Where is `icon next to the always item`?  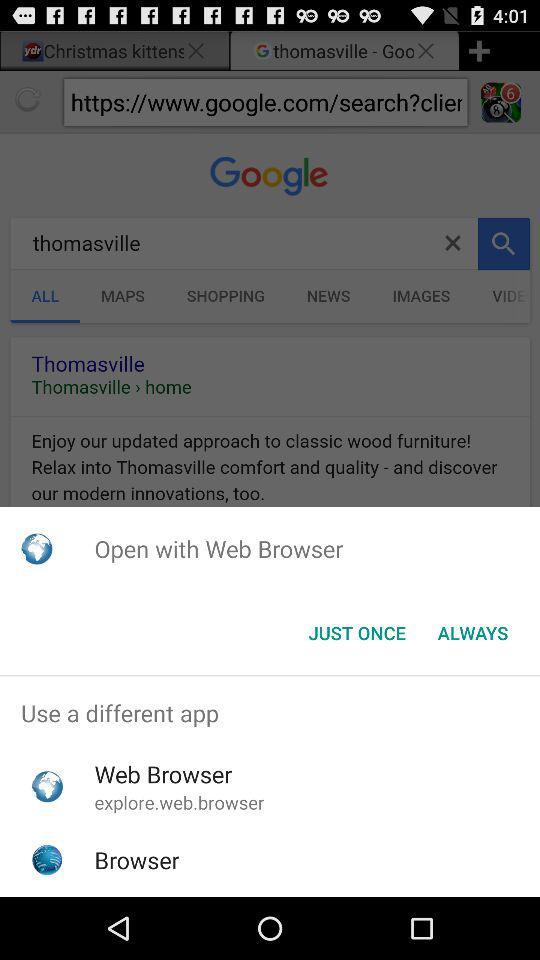
icon next to the always item is located at coordinates (356, 632).